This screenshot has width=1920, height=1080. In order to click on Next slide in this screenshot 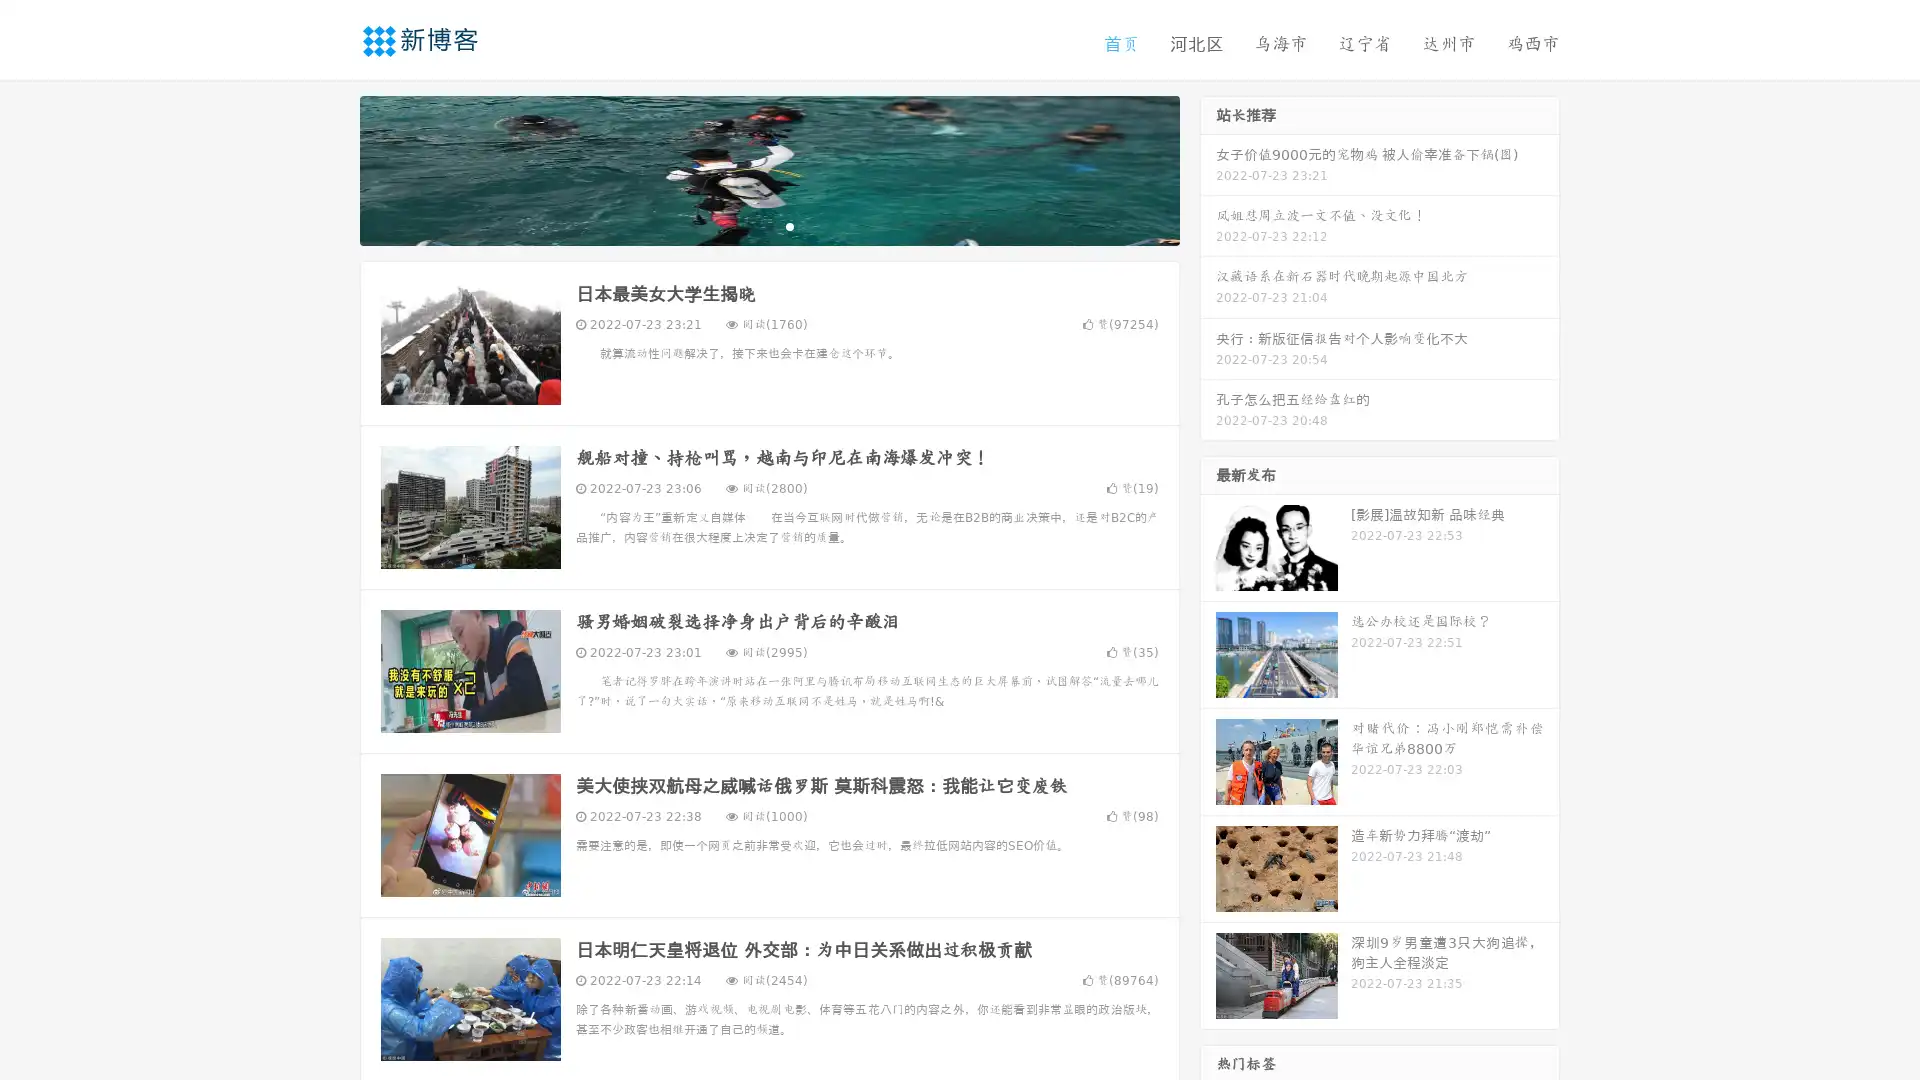, I will do `click(1208, 168)`.